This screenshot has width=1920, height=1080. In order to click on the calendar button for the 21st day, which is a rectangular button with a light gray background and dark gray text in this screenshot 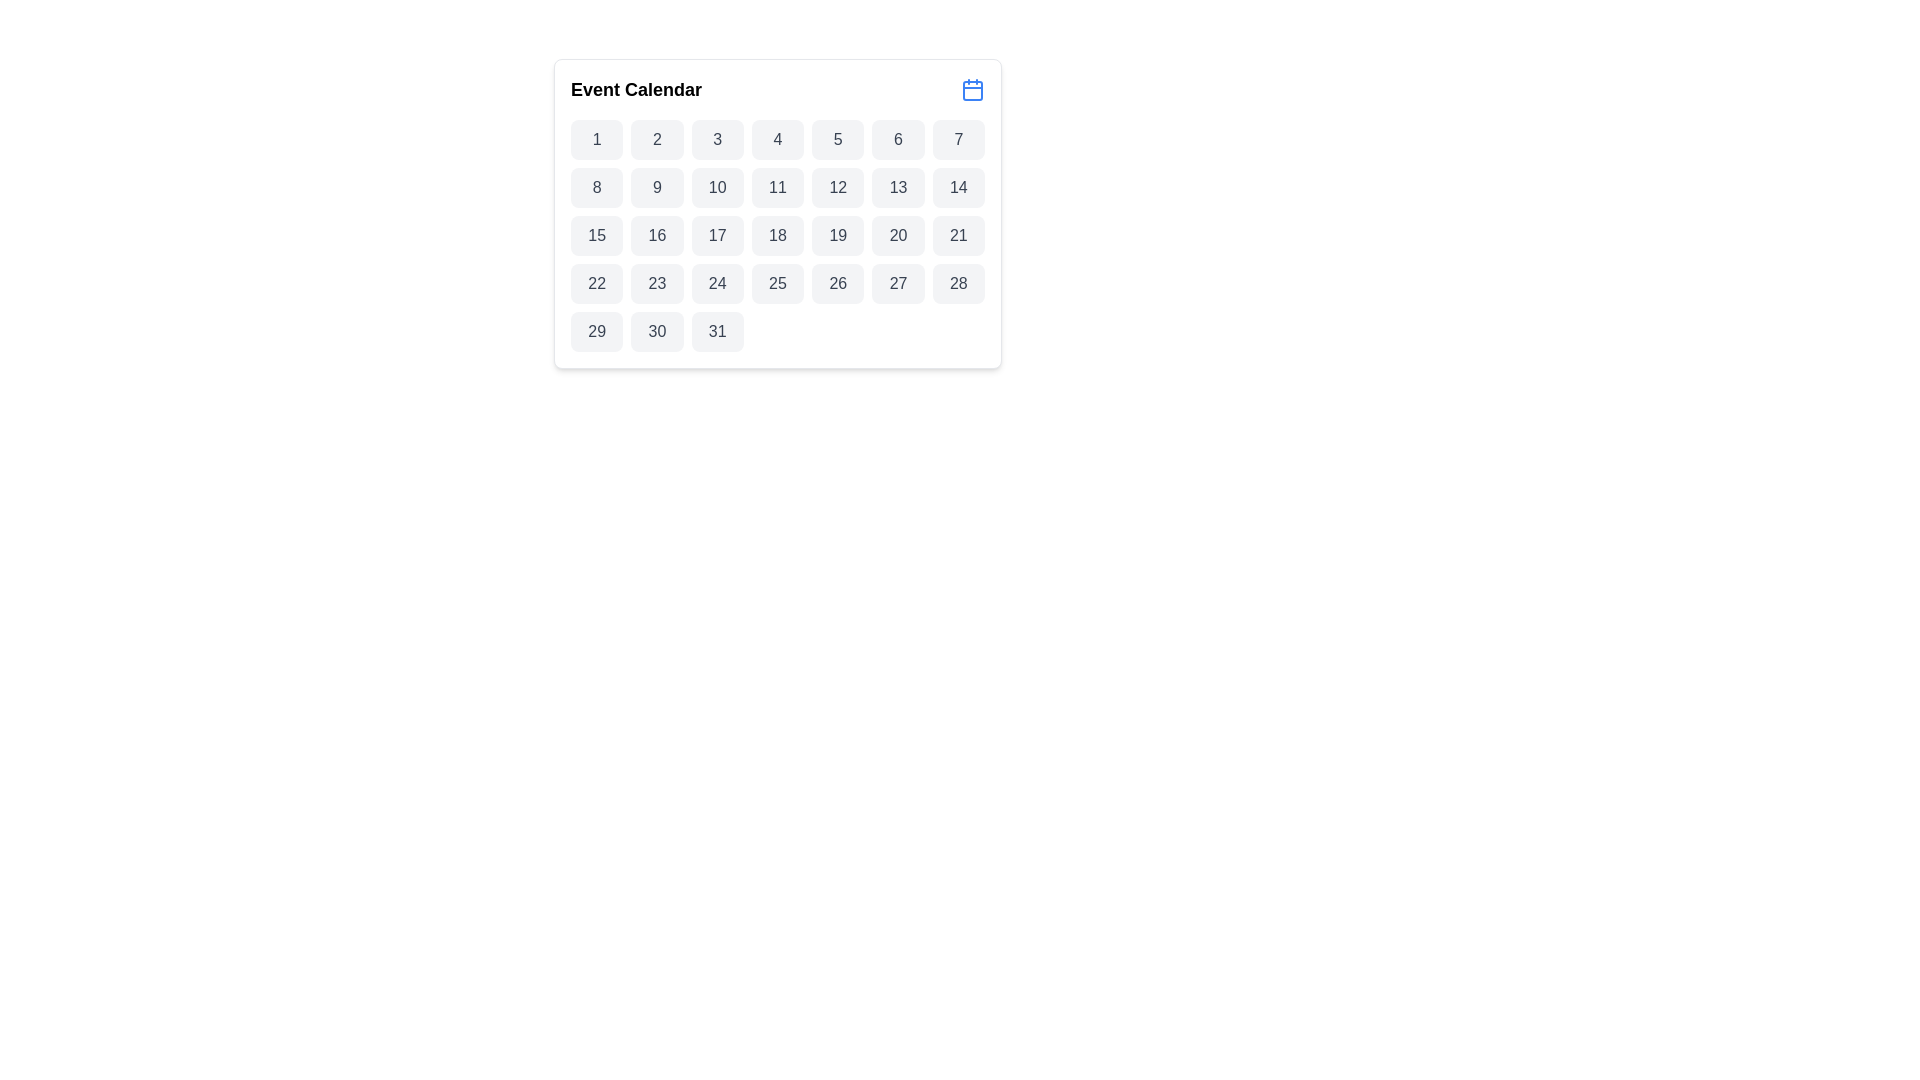, I will do `click(957, 234)`.